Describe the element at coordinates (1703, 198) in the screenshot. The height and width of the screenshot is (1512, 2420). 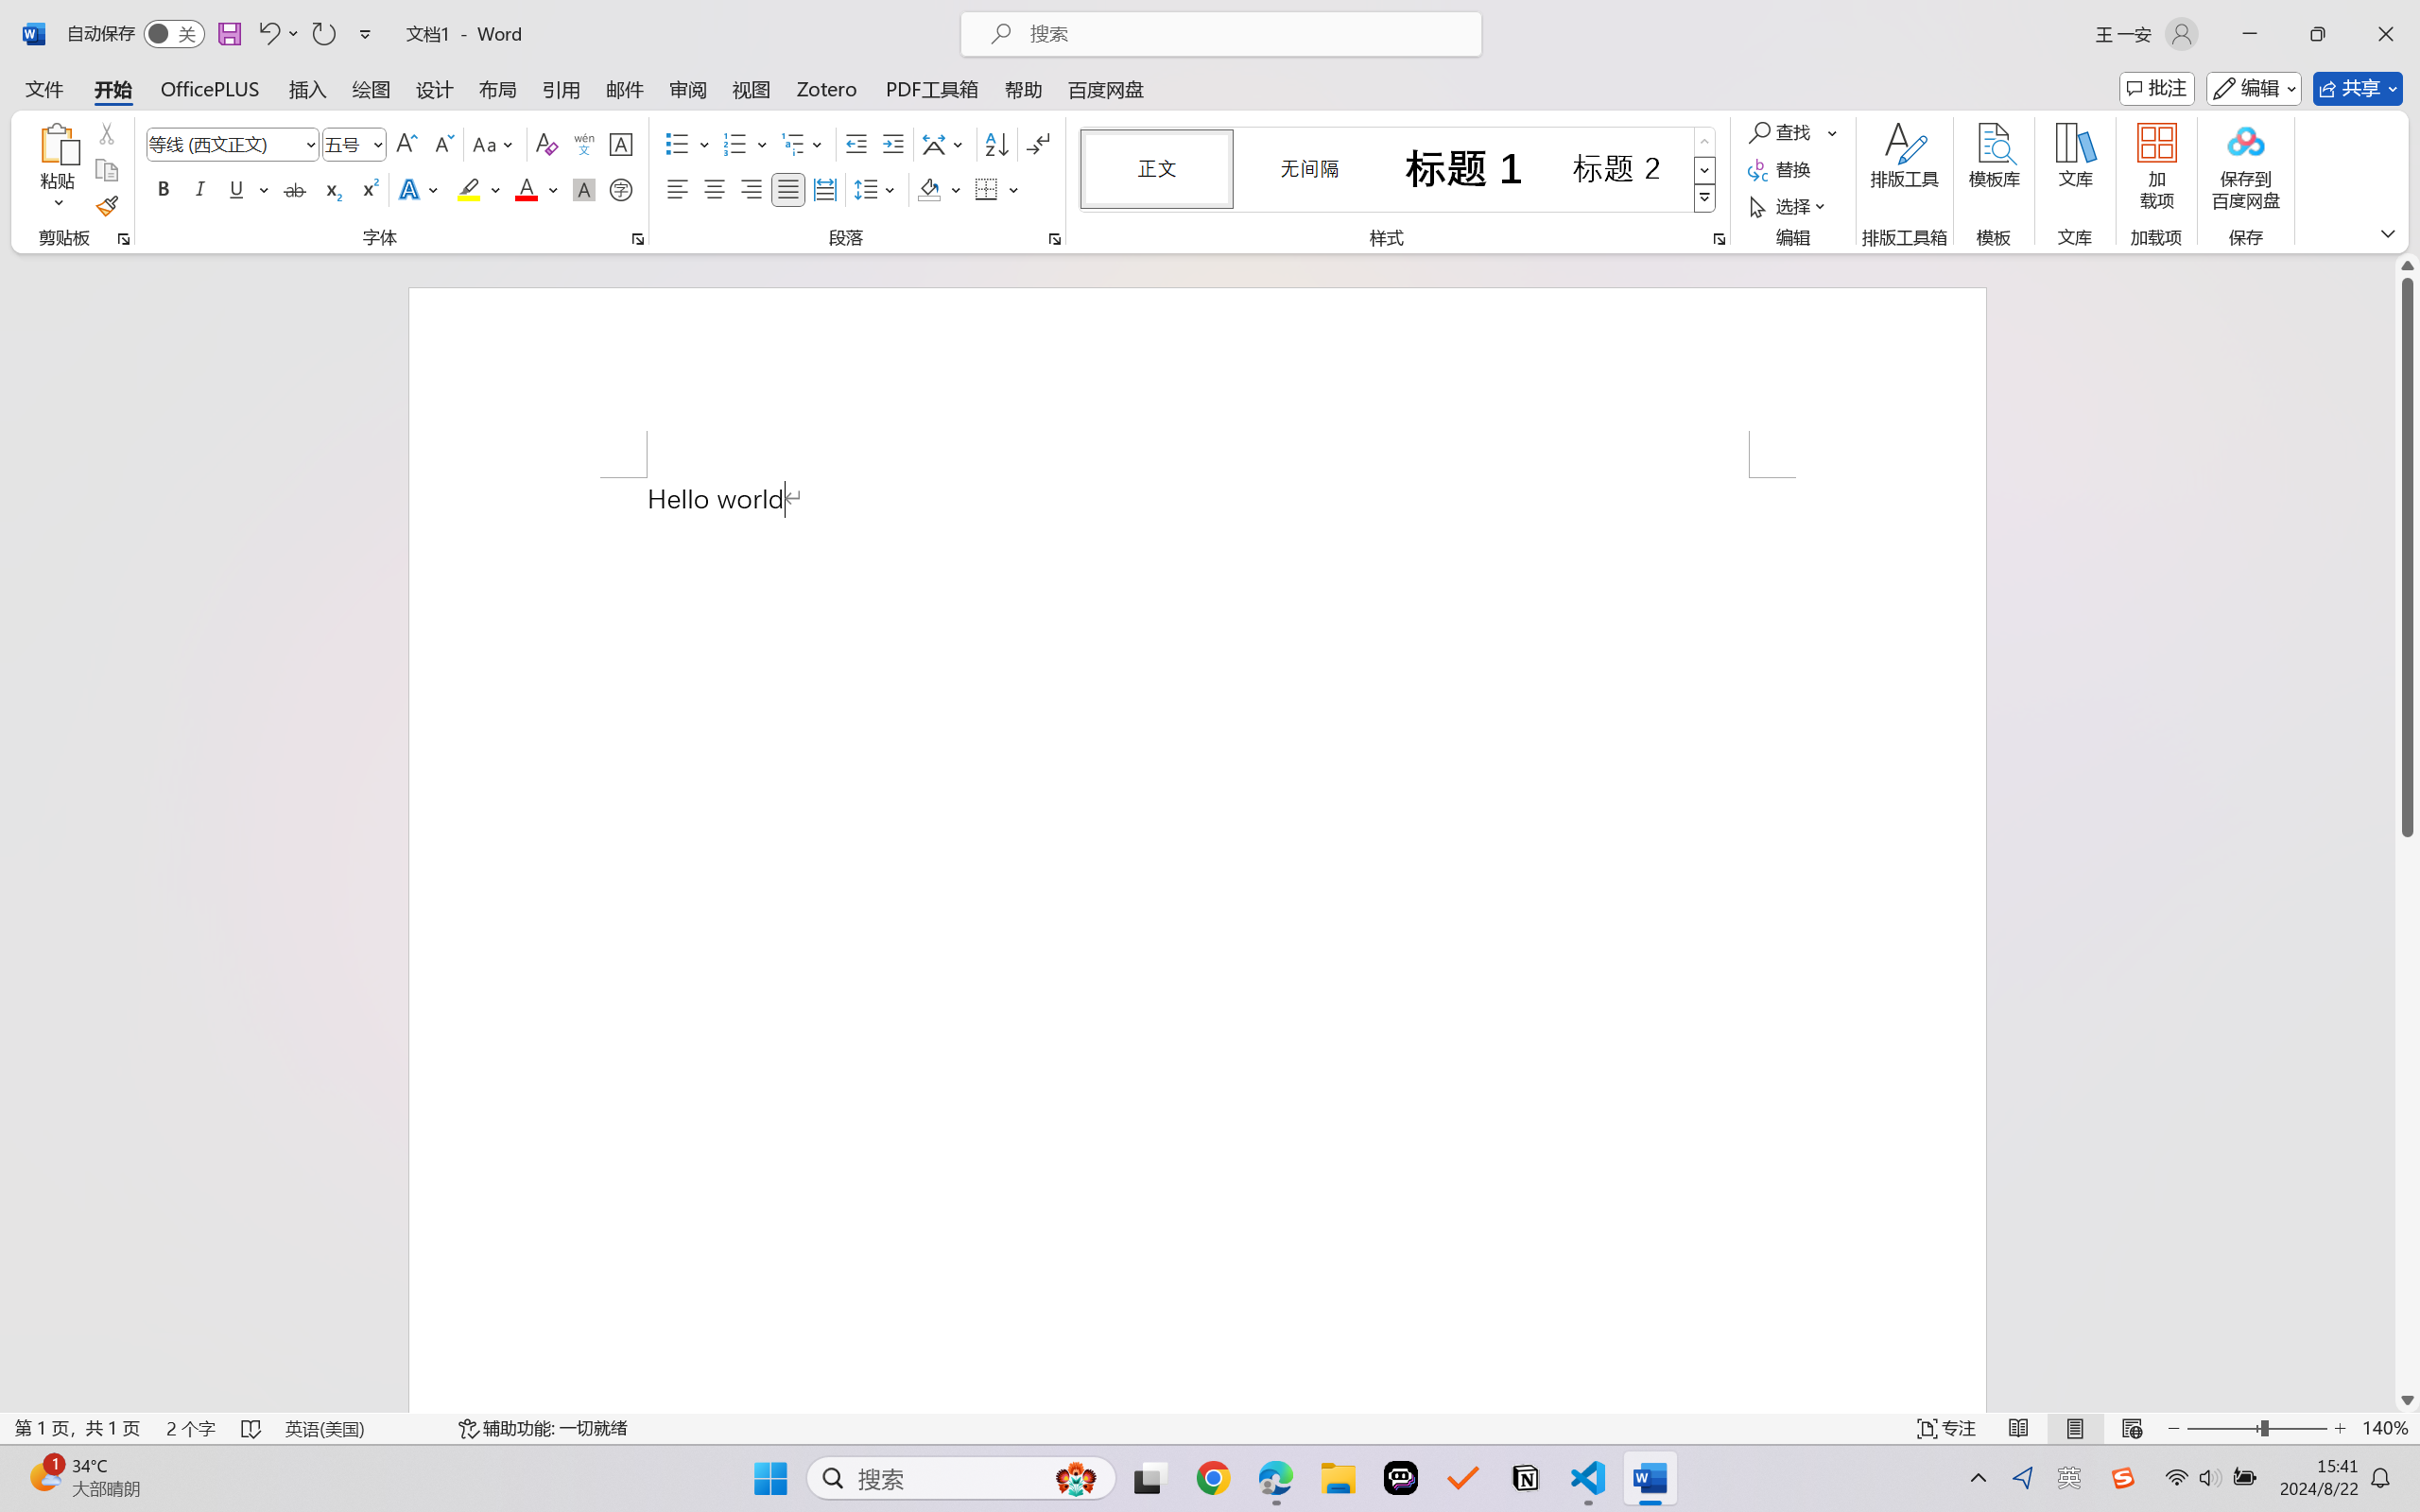
I see `'Class: NetUIImage'` at that location.